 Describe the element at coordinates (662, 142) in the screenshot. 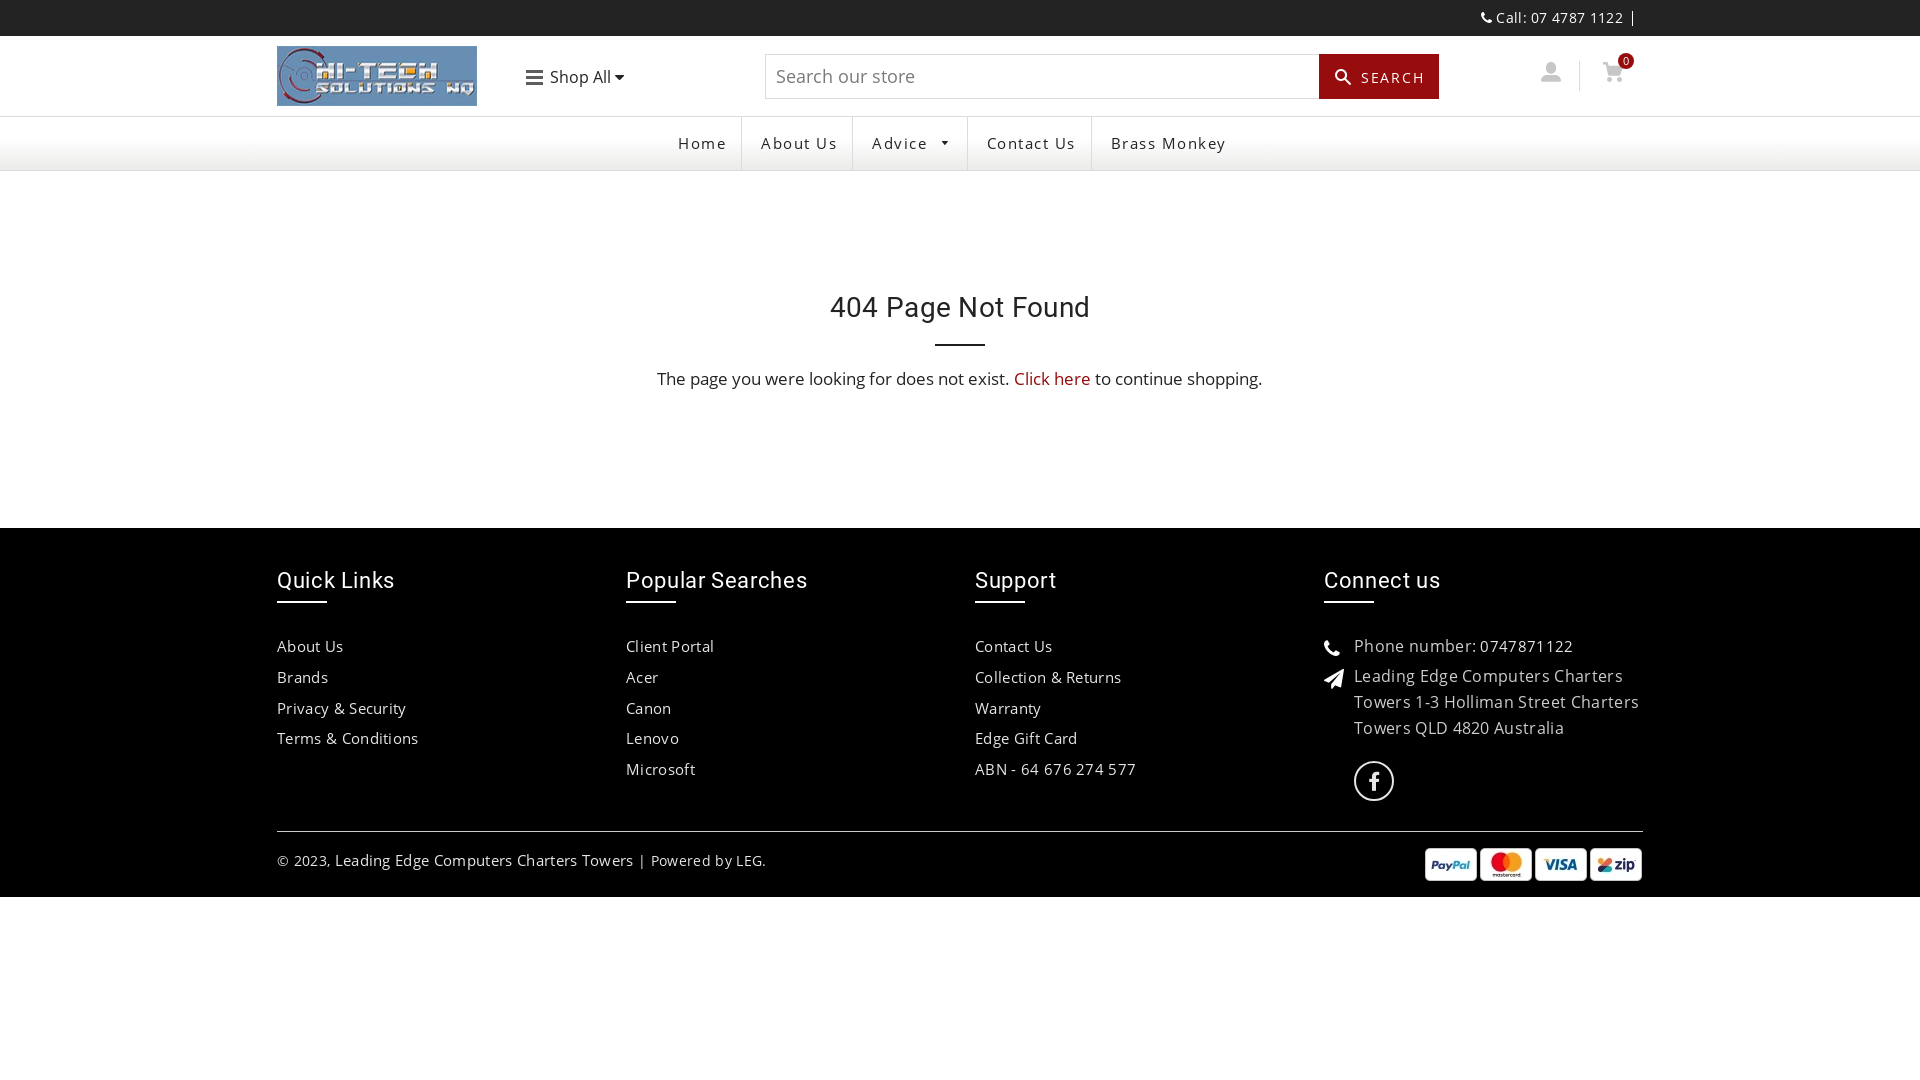

I see `'Home'` at that location.